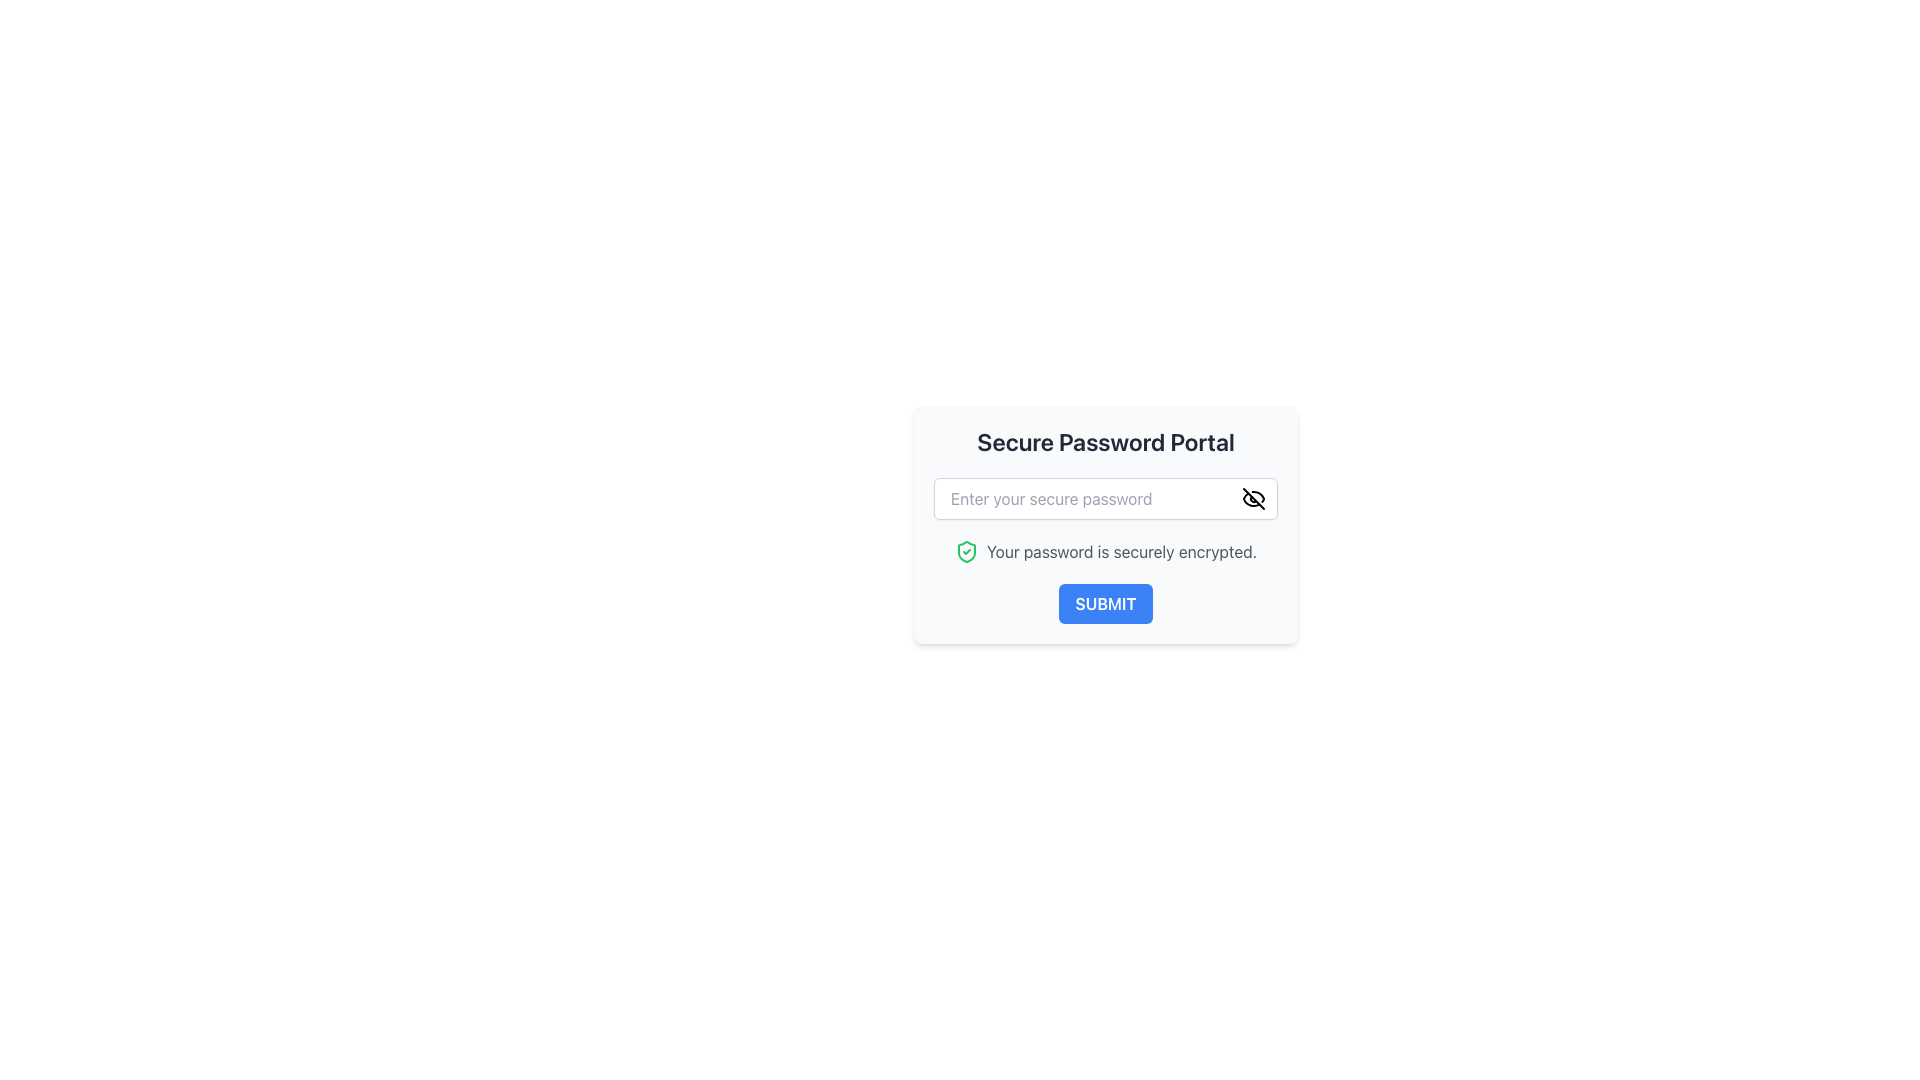 The height and width of the screenshot is (1080, 1920). What do you see at coordinates (966, 551) in the screenshot?
I see `the green shield icon with a checkmark located to the left of the text label 'Your password is securely encrypted'` at bounding box center [966, 551].